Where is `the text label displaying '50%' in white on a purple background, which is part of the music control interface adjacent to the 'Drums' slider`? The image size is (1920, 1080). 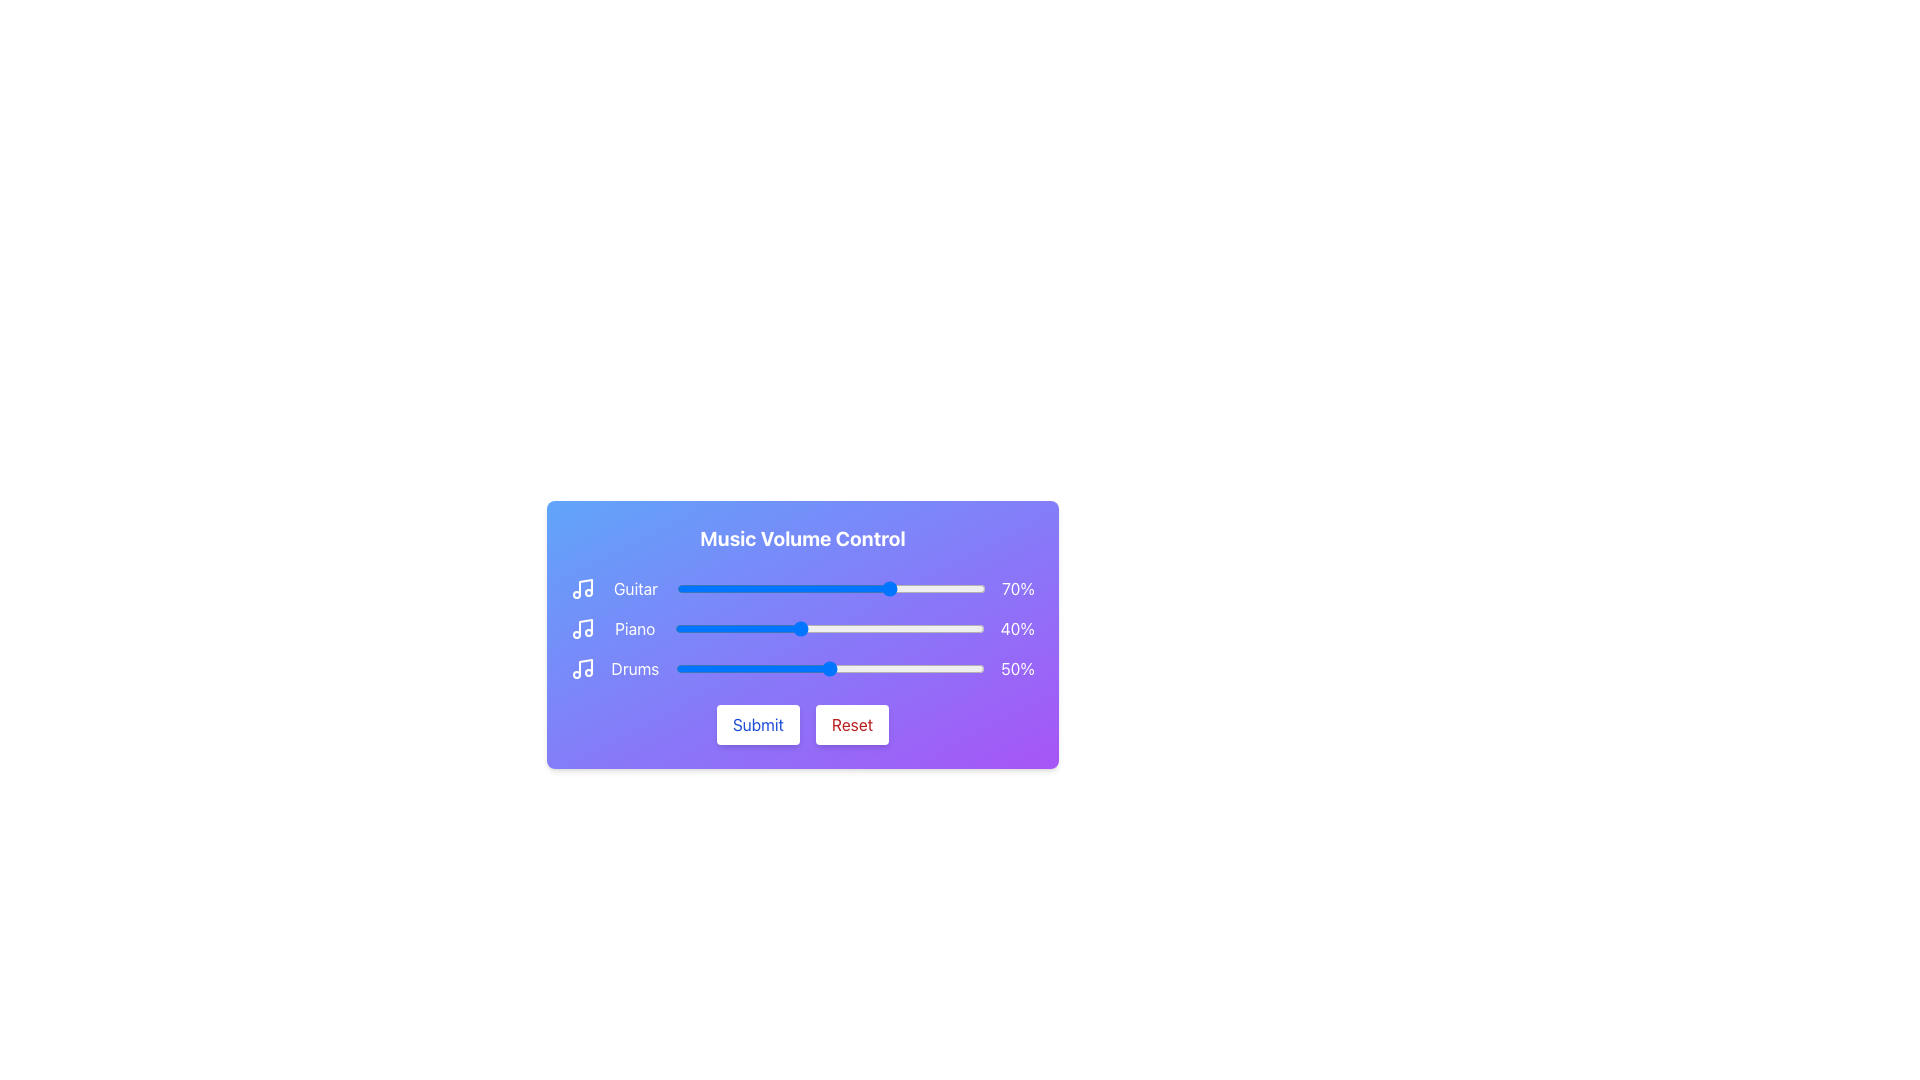 the text label displaying '50%' in white on a purple background, which is part of the music control interface adjacent to the 'Drums' slider is located at coordinates (1017, 668).